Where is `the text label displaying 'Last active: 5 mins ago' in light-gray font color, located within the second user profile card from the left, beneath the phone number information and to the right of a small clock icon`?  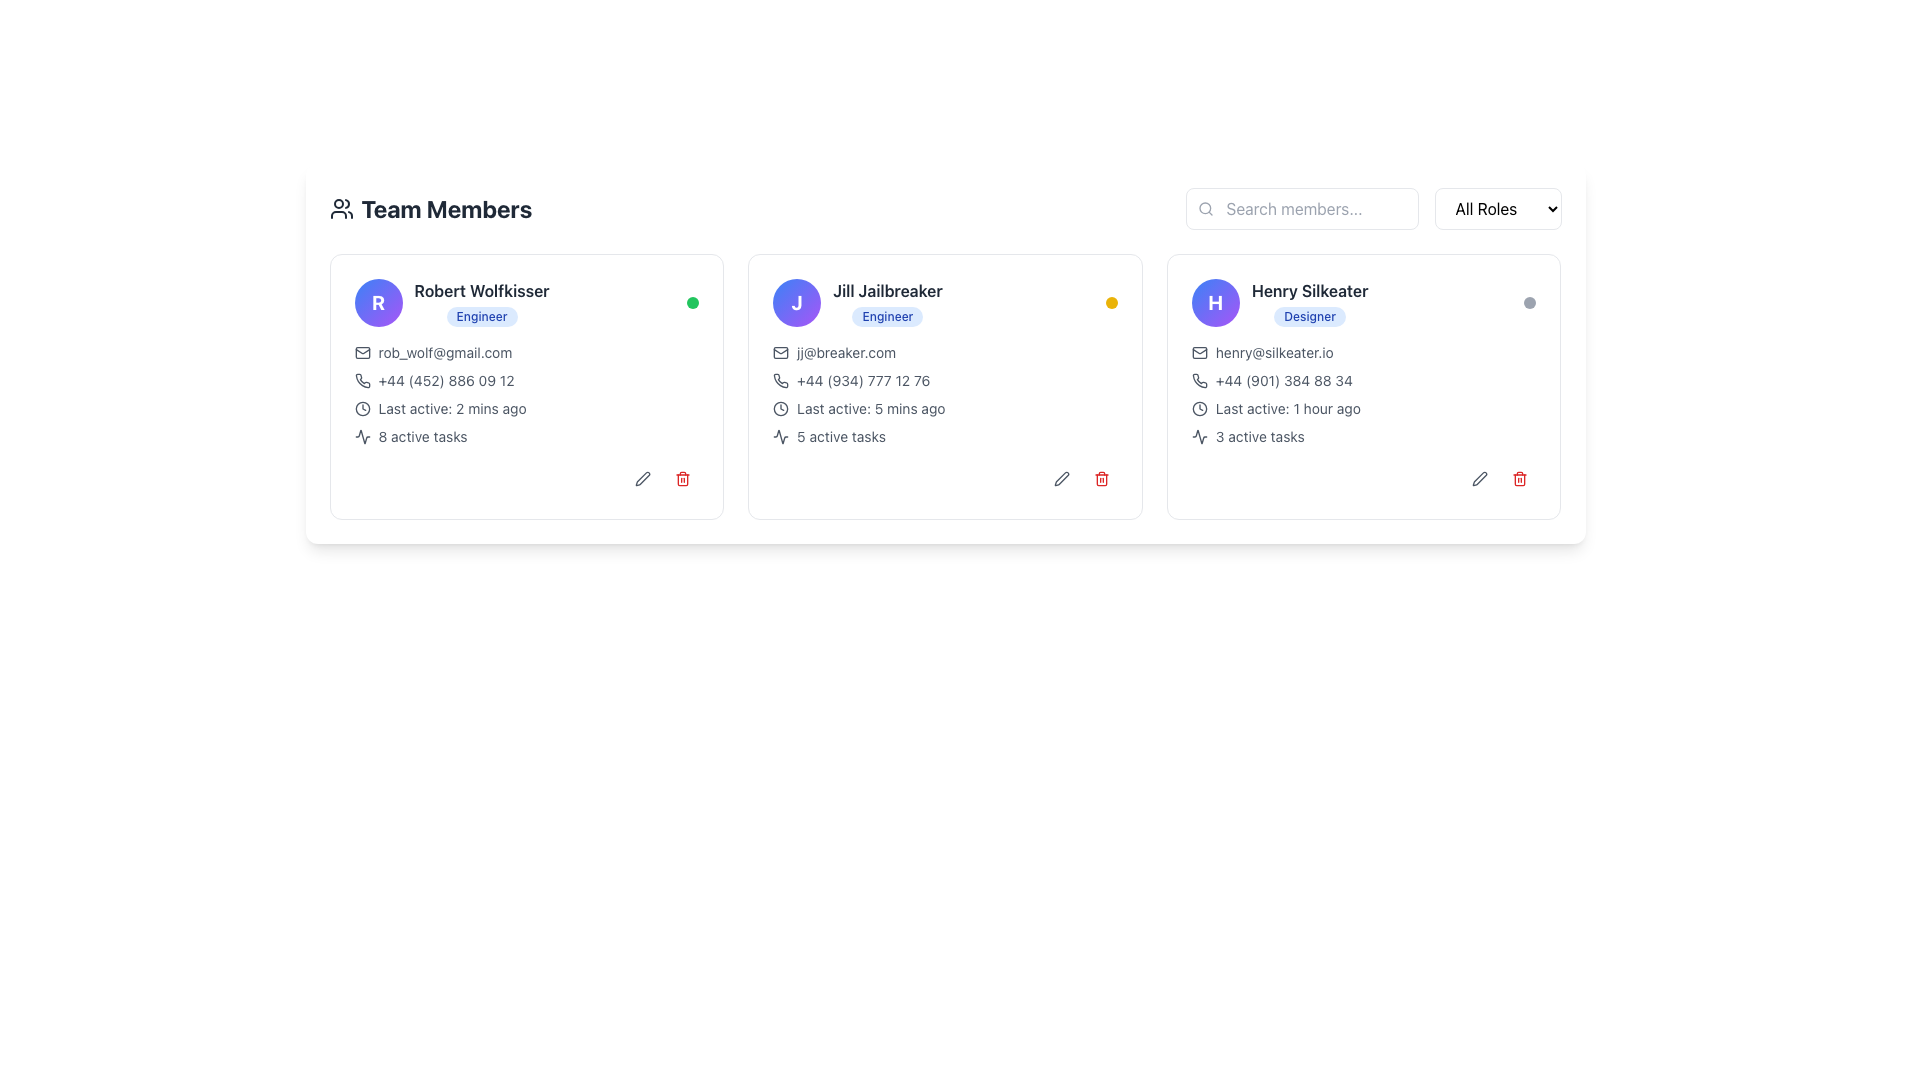
the text label displaying 'Last active: 5 mins ago' in light-gray font color, located within the second user profile card from the left, beneath the phone number information and to the right of a small clock icon is located at coordinates (871, 407).